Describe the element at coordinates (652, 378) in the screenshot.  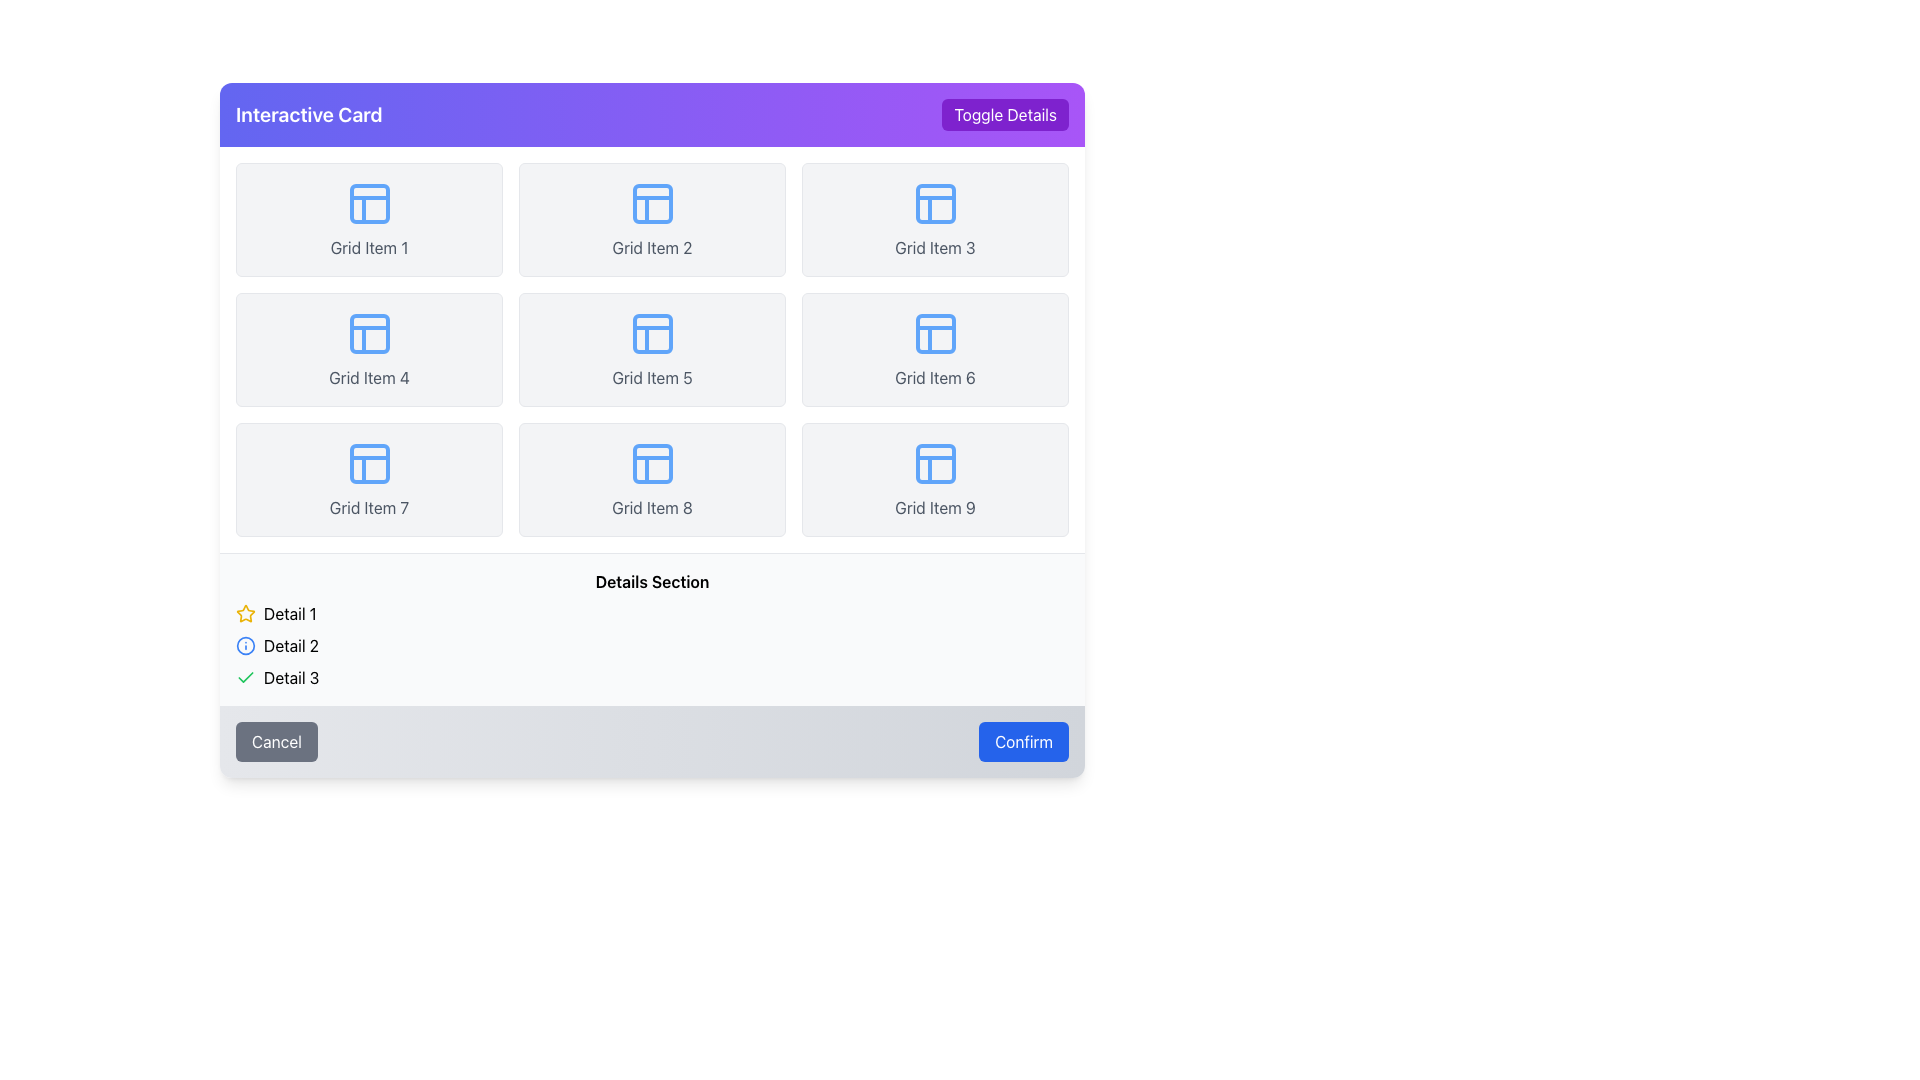
I see `the Text Label that identifies 'Grid Item 5', which is located in the middle grid item of the second row in a 3x3 grid layout, positioned below a blue grid icon` at that location.